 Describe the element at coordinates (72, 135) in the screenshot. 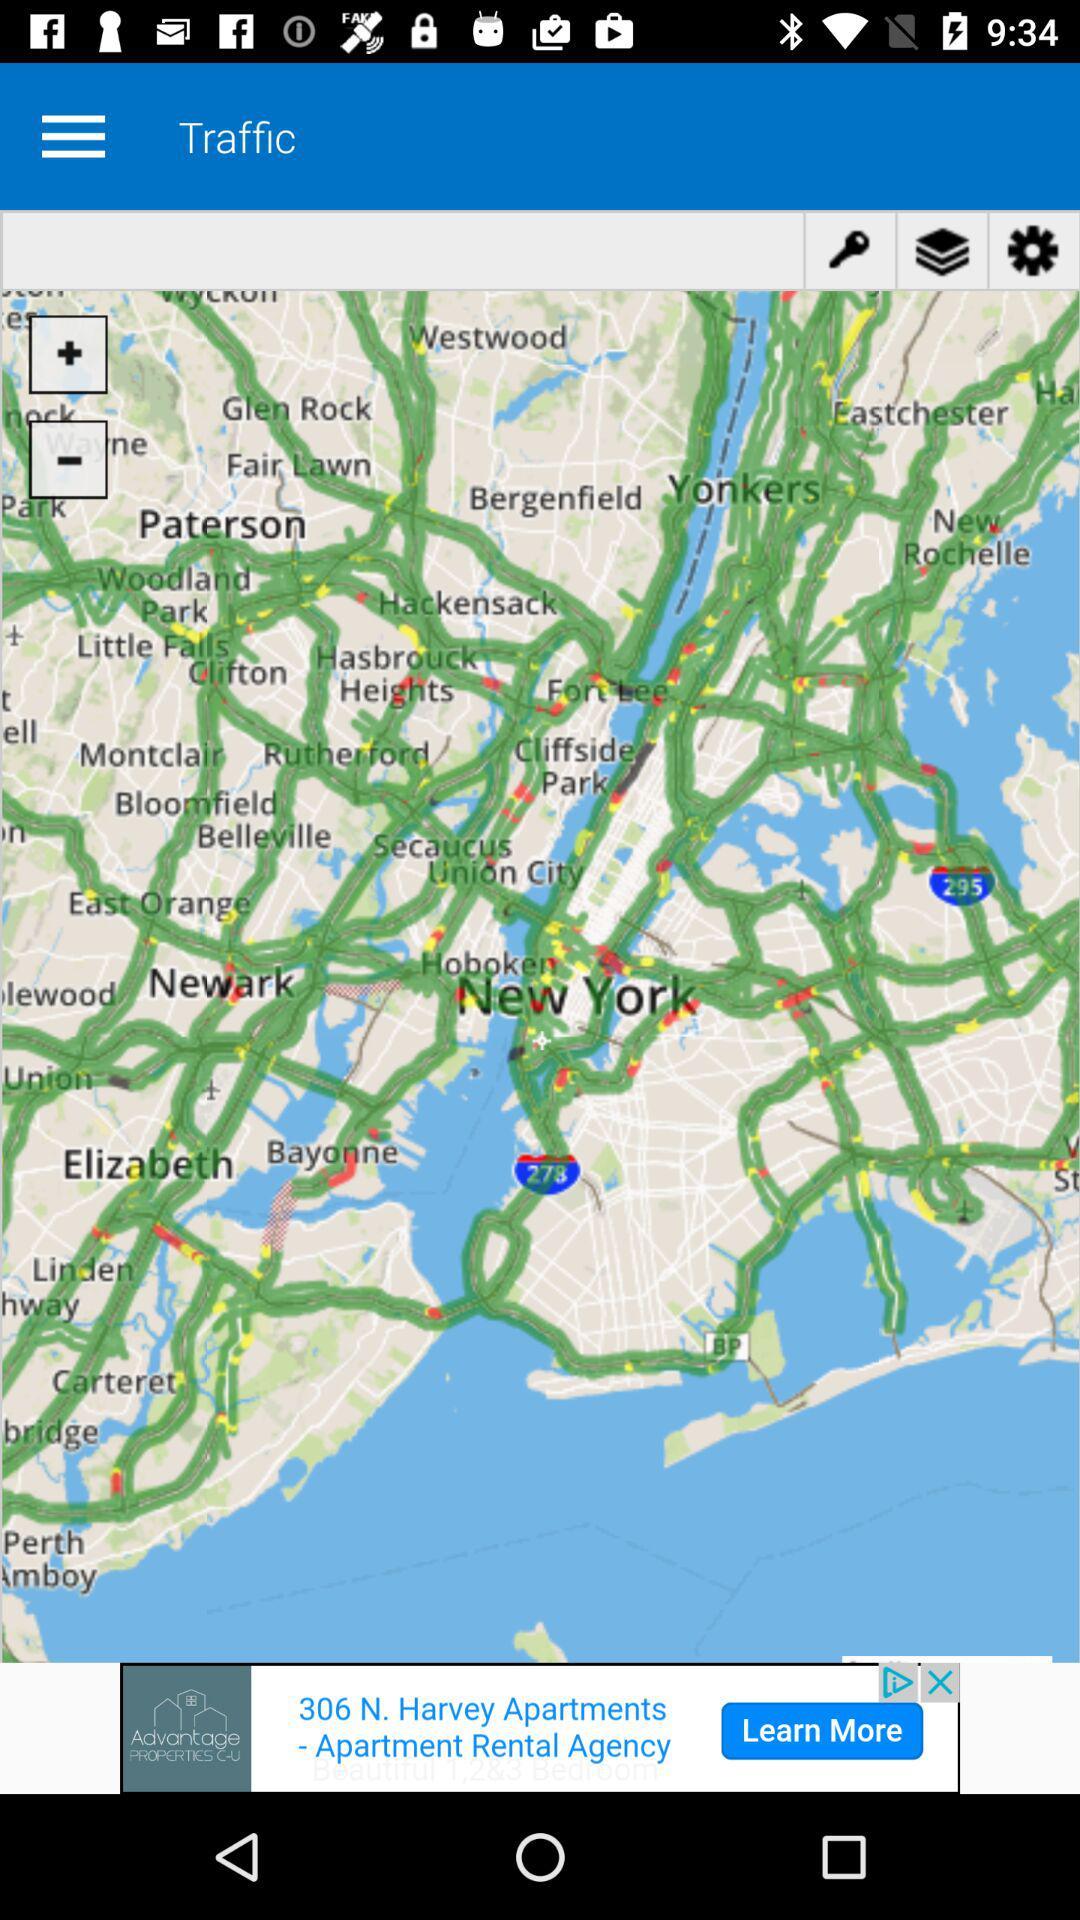

I see `the menu icon` at that location.